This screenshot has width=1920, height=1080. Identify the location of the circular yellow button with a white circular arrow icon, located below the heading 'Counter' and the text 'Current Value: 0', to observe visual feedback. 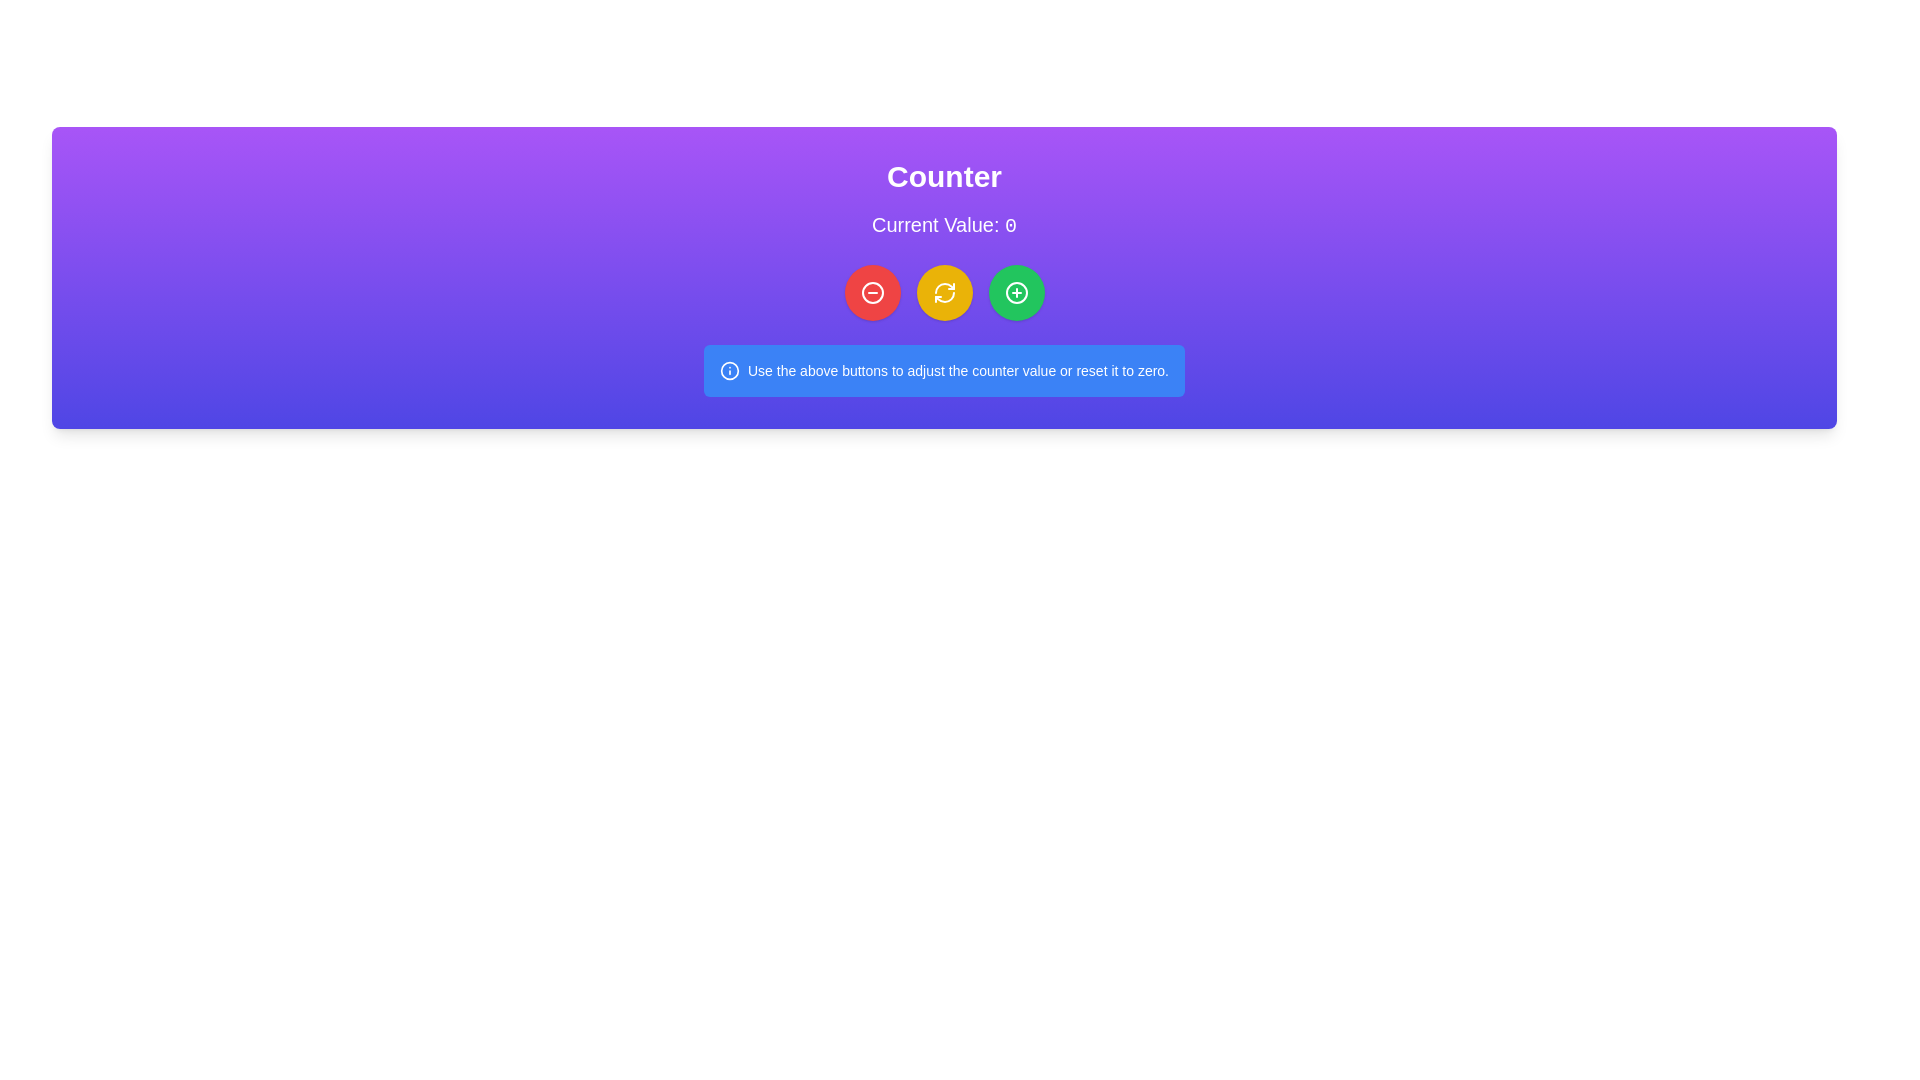
(943, 293).